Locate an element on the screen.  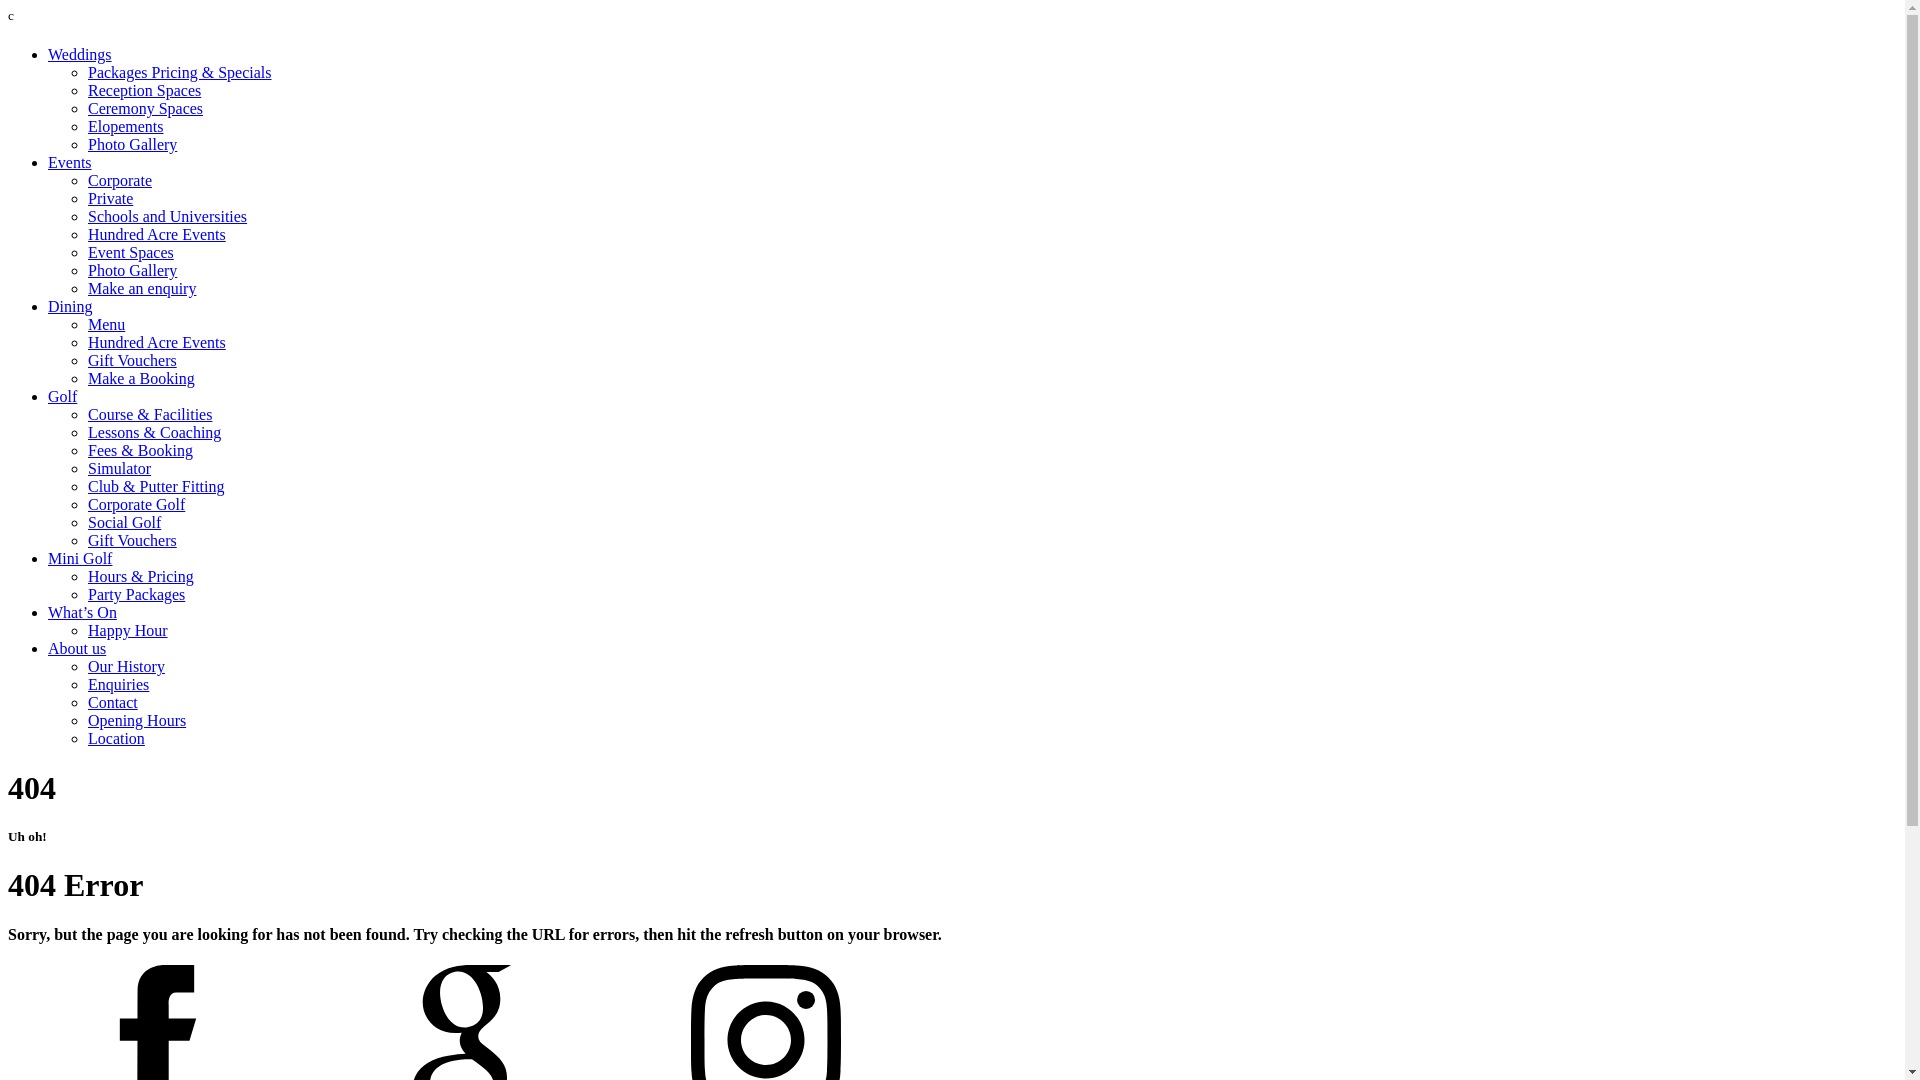
'About us' is located at coordinates (48, 648).